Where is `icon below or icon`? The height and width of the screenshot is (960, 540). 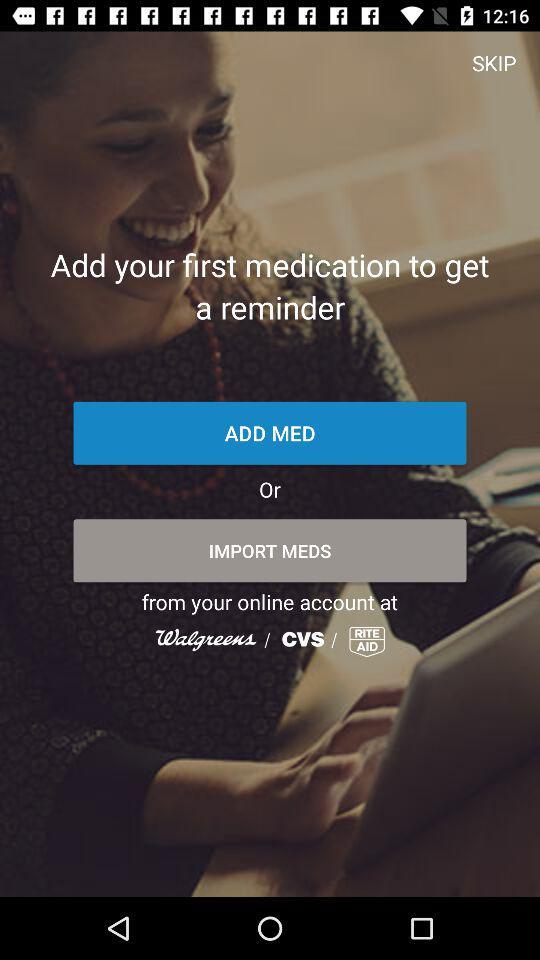
icon below or icon is located at coordinates (270, 550).